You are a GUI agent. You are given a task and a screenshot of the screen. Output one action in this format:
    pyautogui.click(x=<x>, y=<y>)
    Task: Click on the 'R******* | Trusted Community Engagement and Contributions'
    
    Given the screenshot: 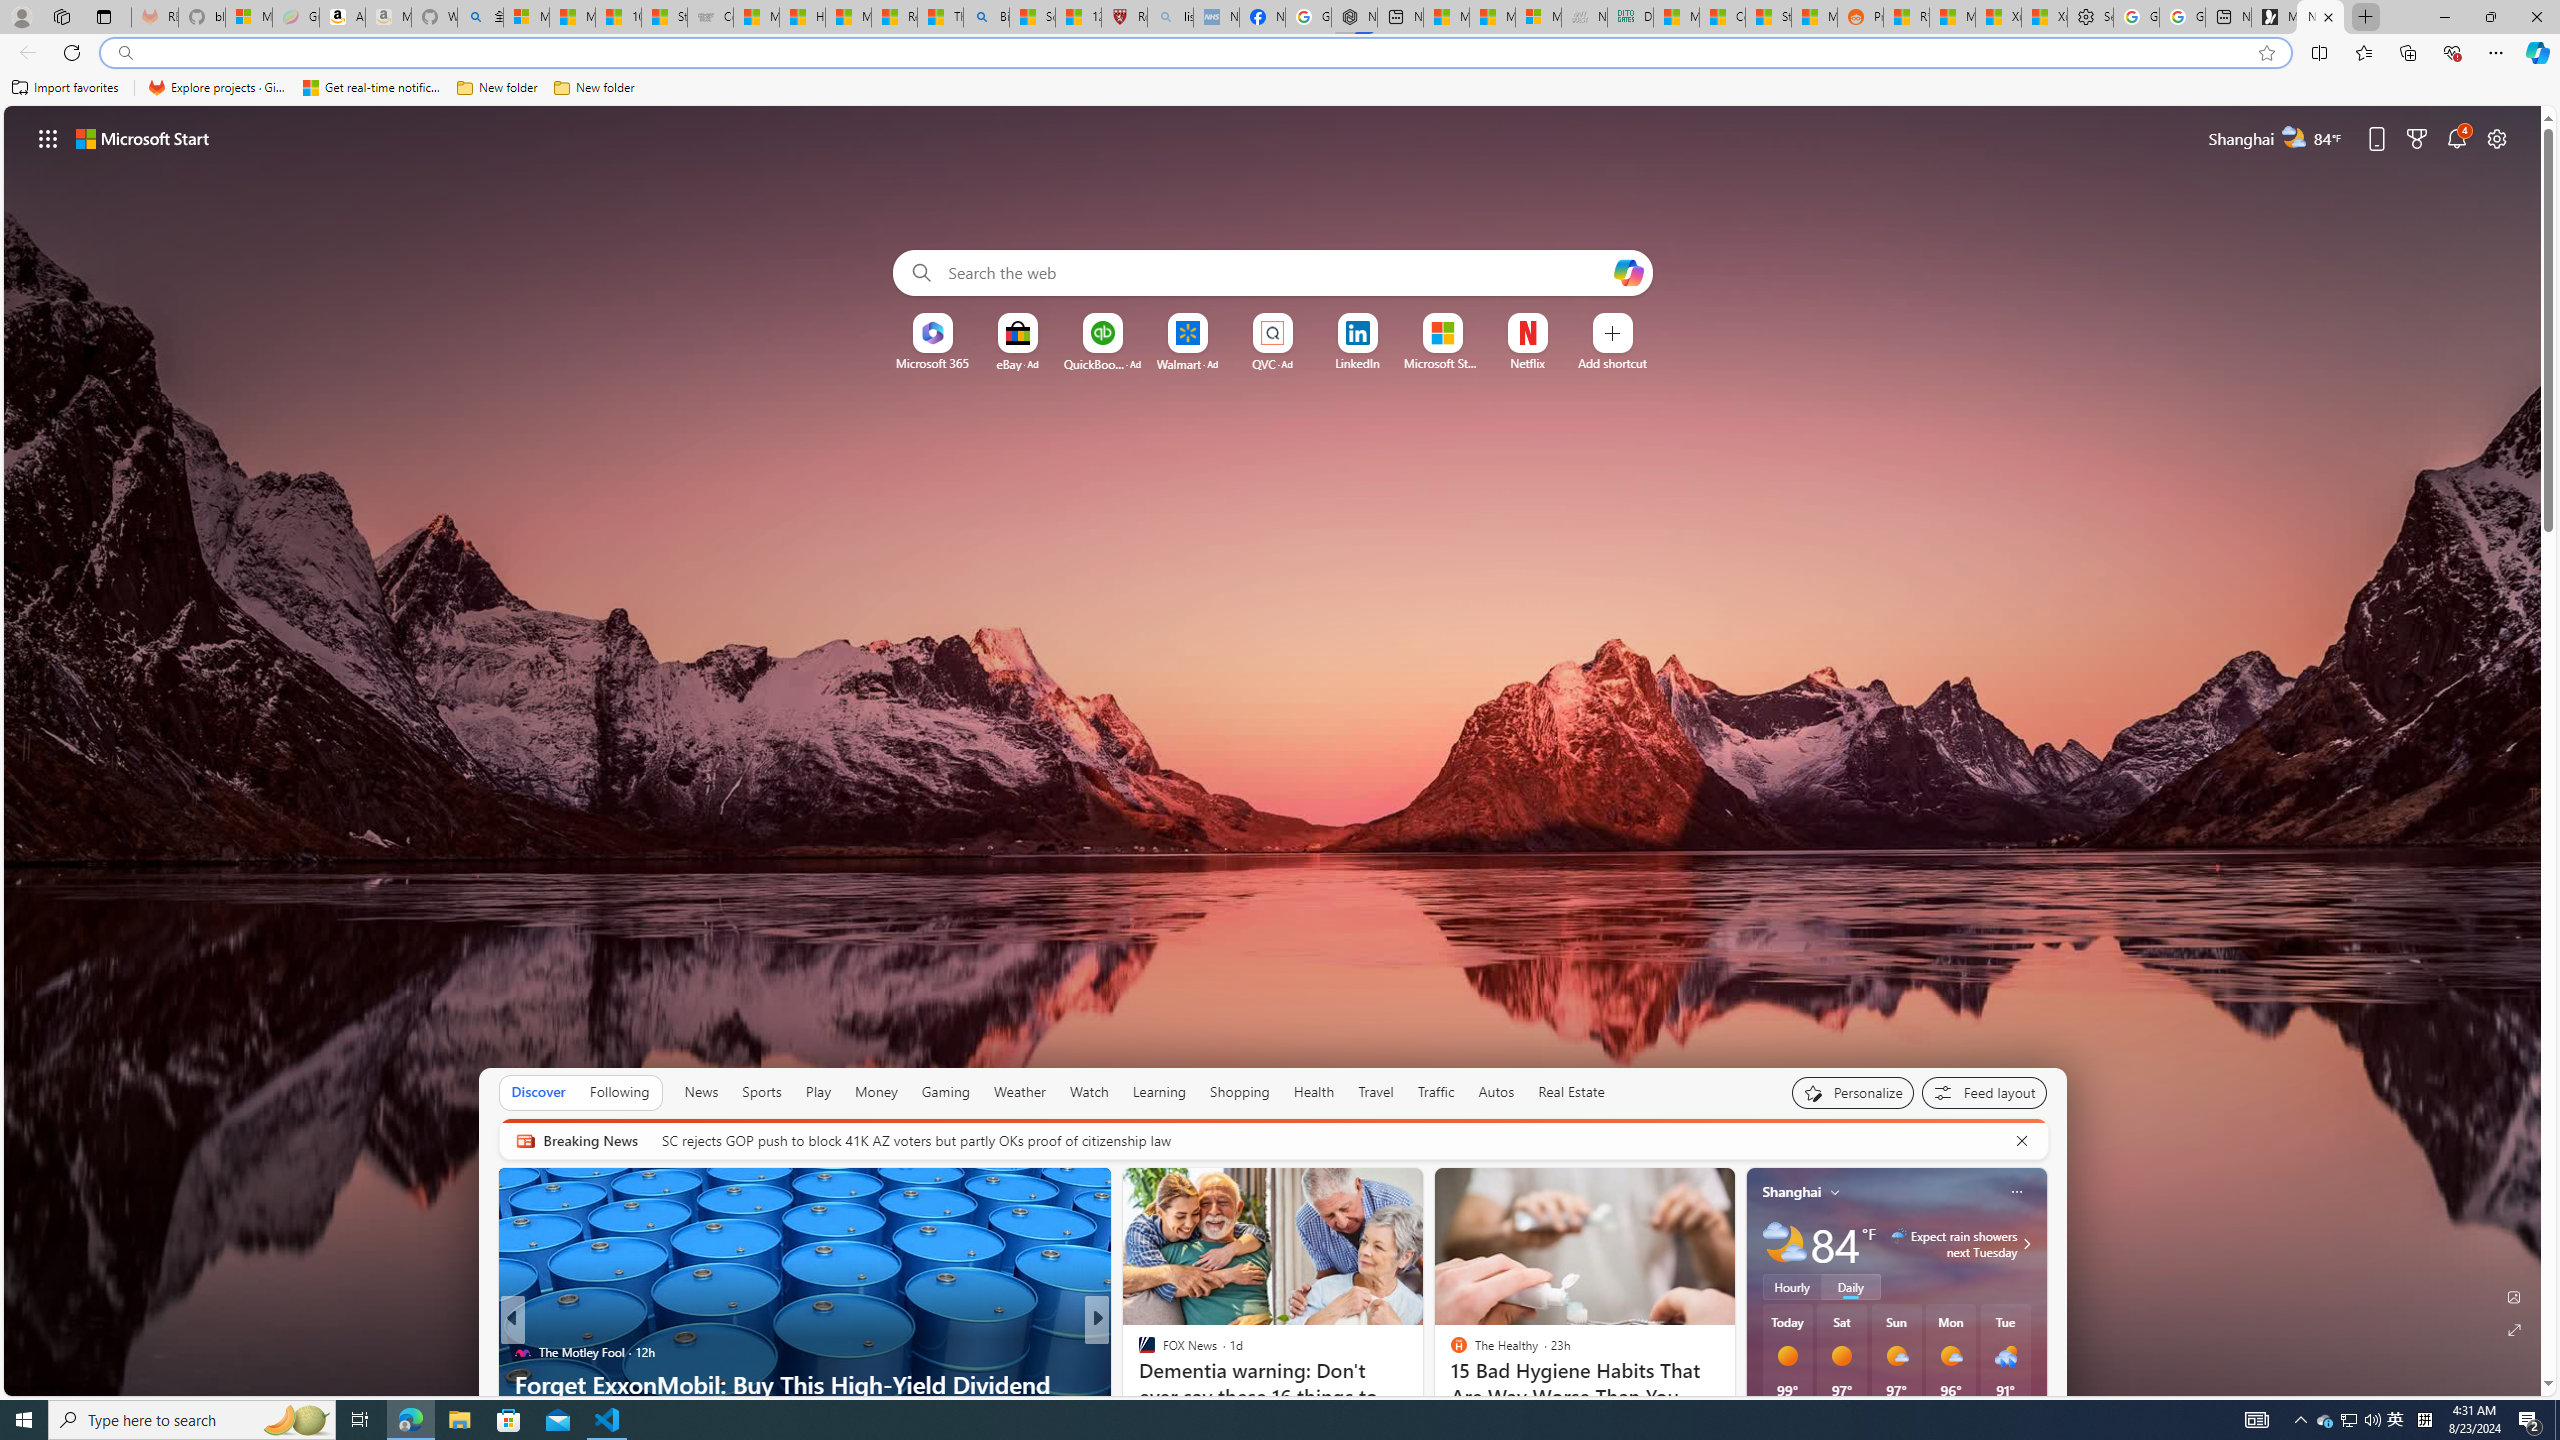 What is the action you would take?
    pyautogui.click(x=1904, y=16)
    